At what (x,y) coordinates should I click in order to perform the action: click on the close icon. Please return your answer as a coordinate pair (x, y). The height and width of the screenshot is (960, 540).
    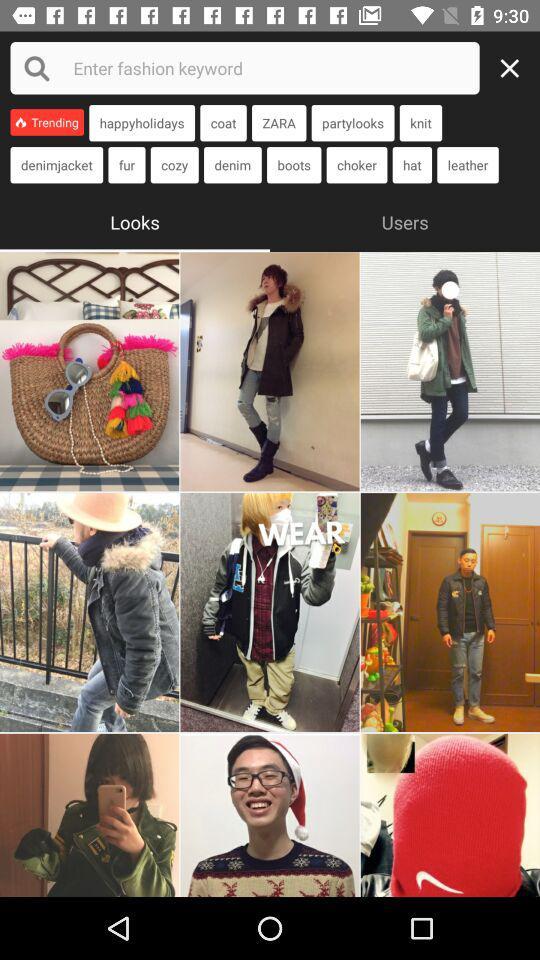
    Looking at the image, I should click on (515, 68).